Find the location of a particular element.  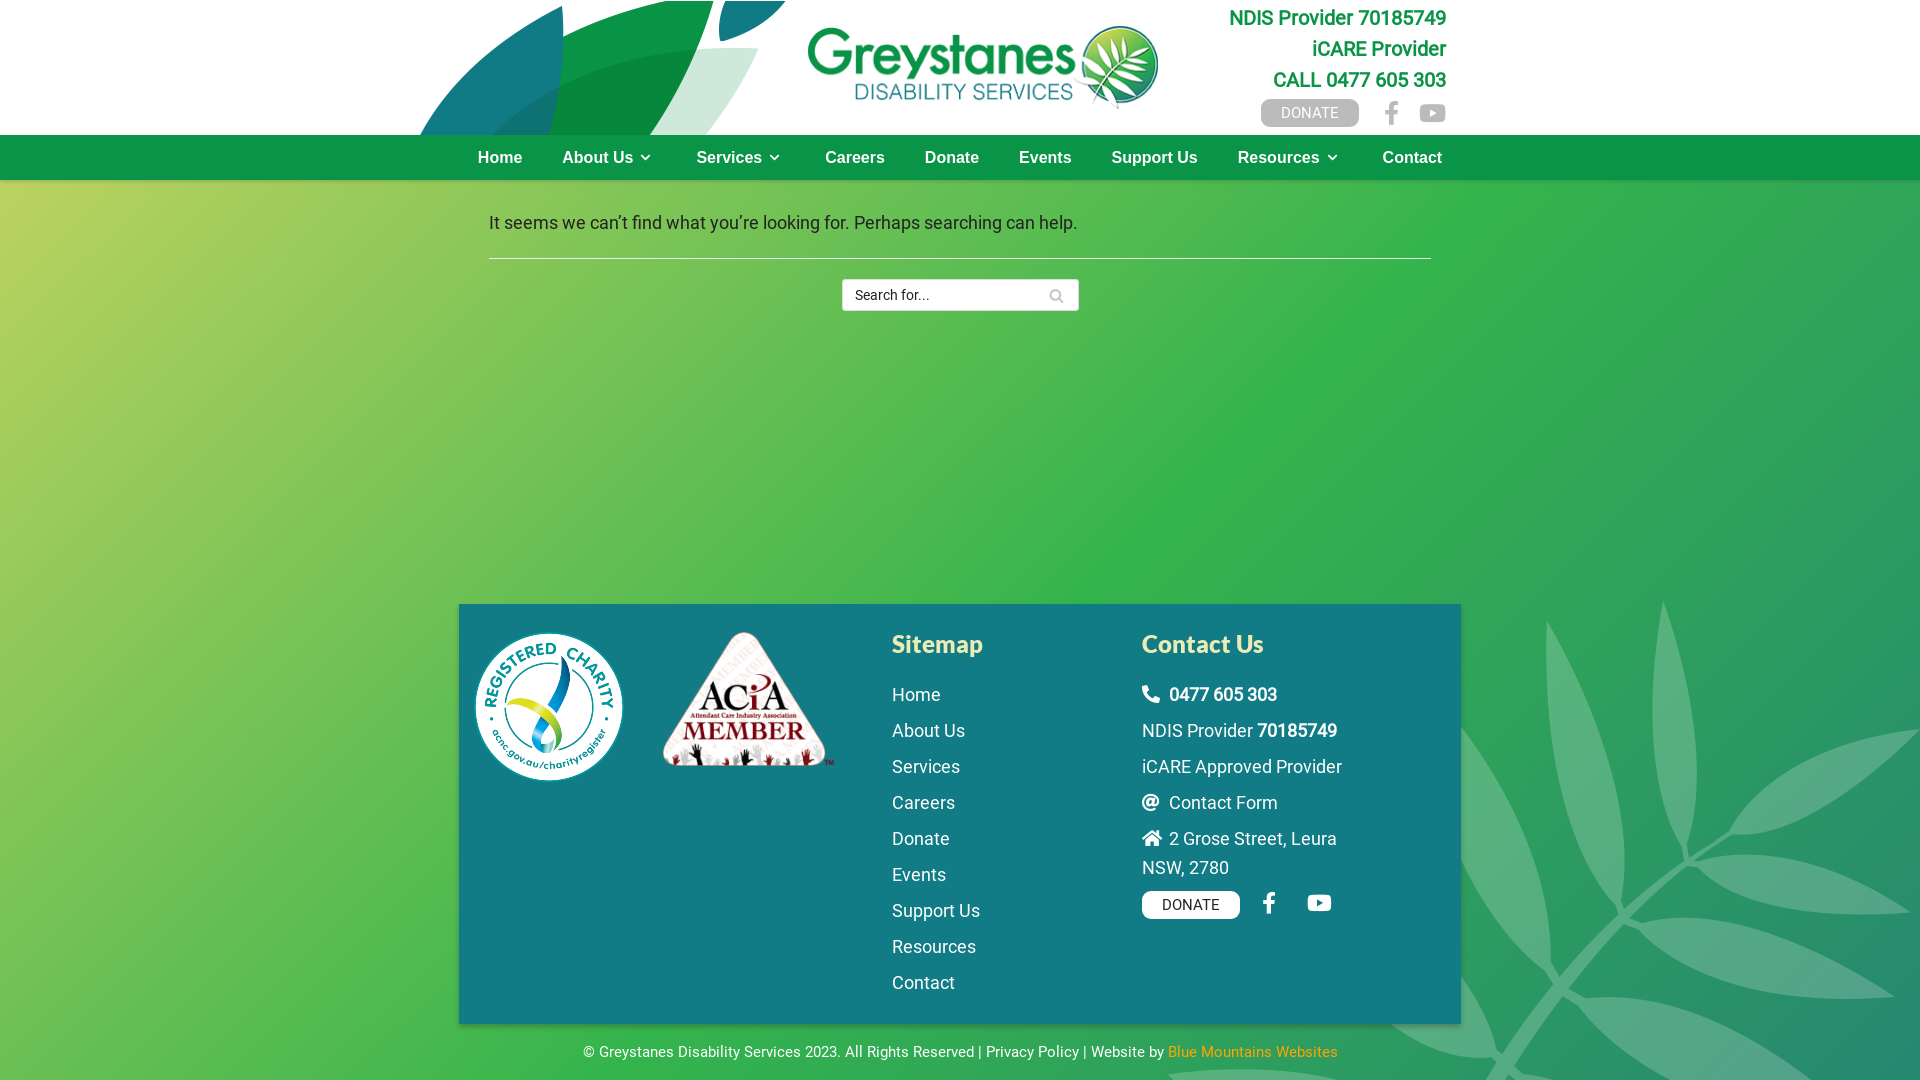

'Skip to content' is located at coordinates (19, 10).